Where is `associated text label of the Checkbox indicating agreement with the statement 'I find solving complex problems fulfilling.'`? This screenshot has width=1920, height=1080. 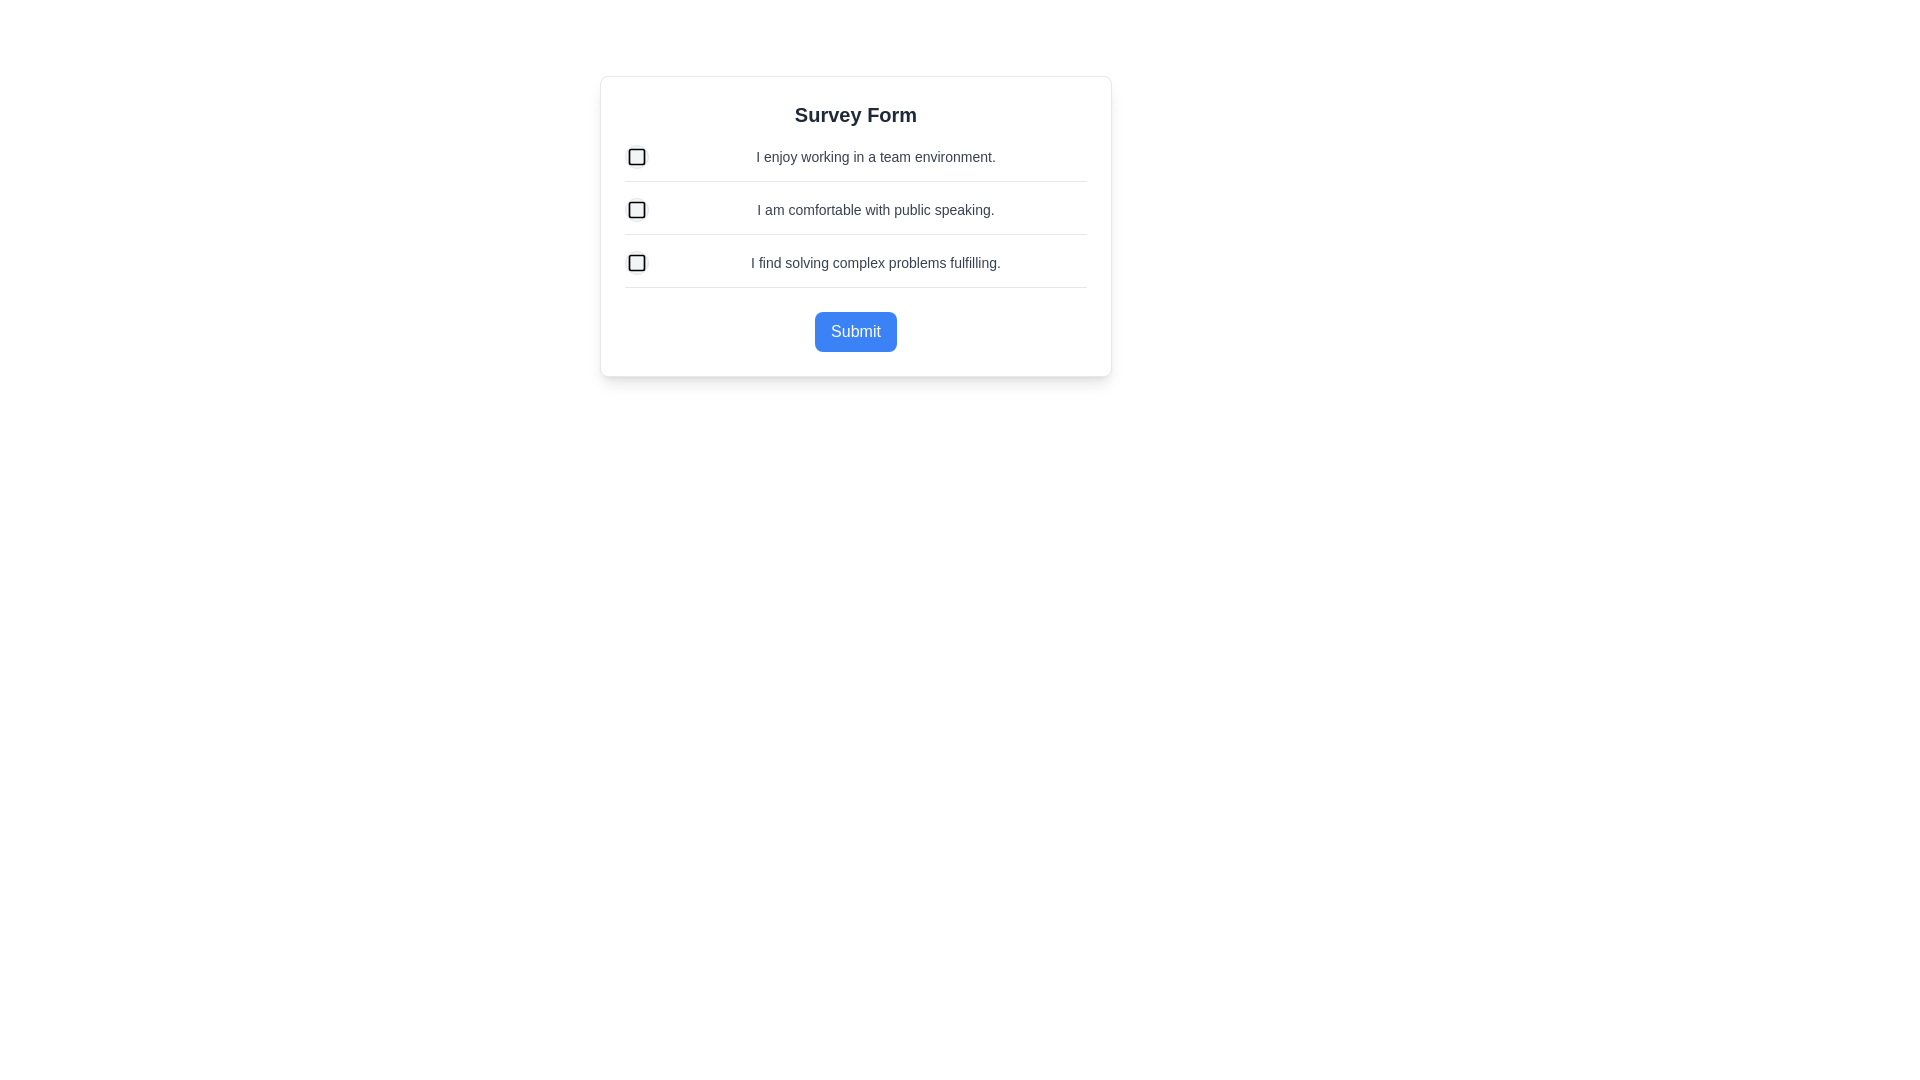 associated text label of the Checkbox indicating agreement with the statement 'I find solving complex problems fulfilling.' is located at coordinates (855, 268).